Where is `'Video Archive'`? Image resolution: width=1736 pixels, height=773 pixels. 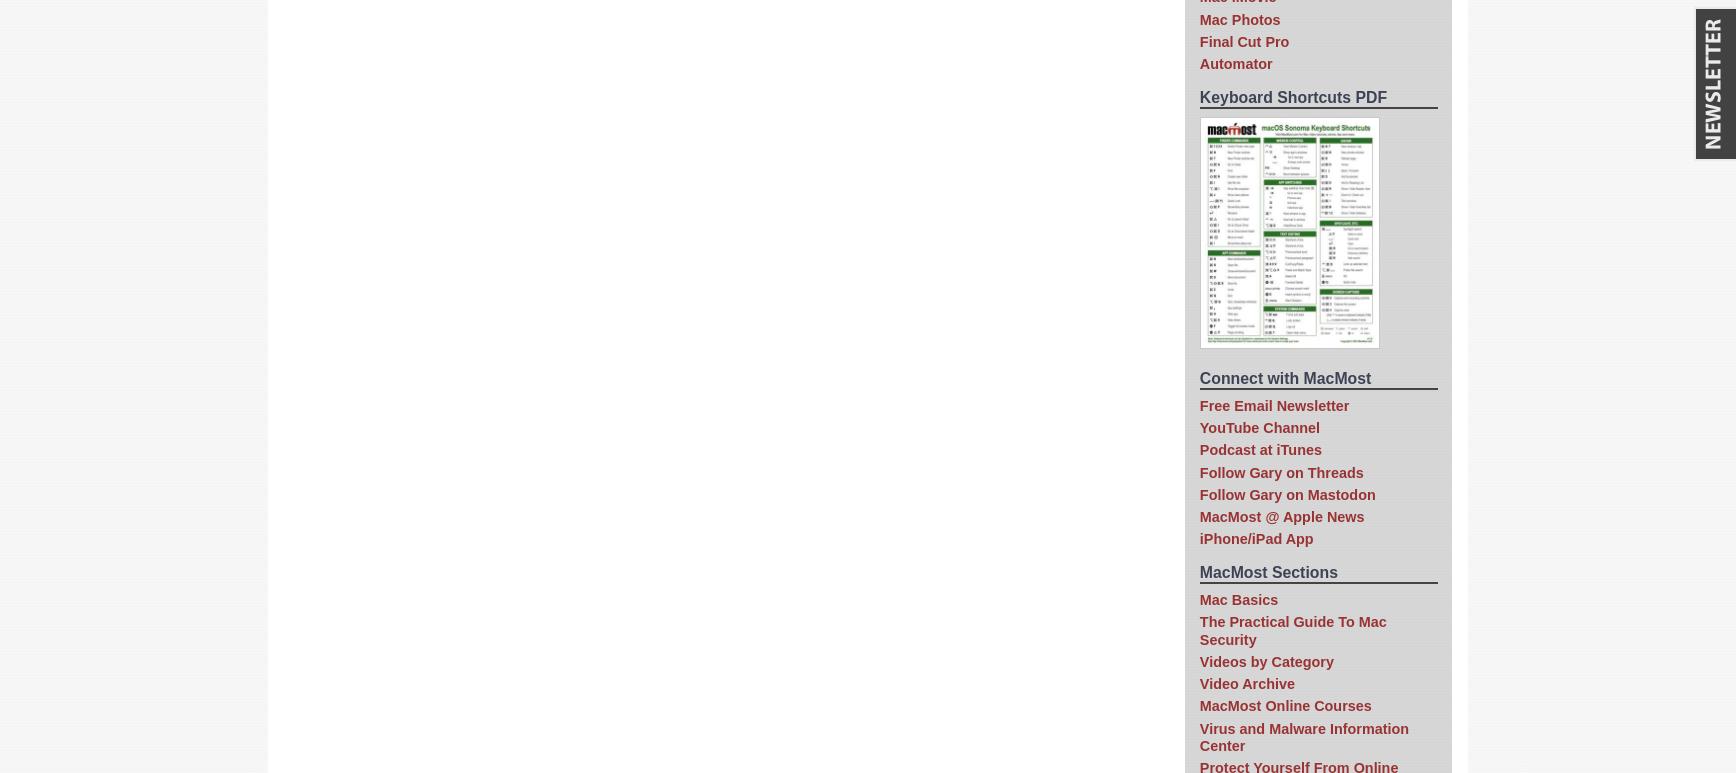
'Video Archive' is located at coordinates (1199, 683).